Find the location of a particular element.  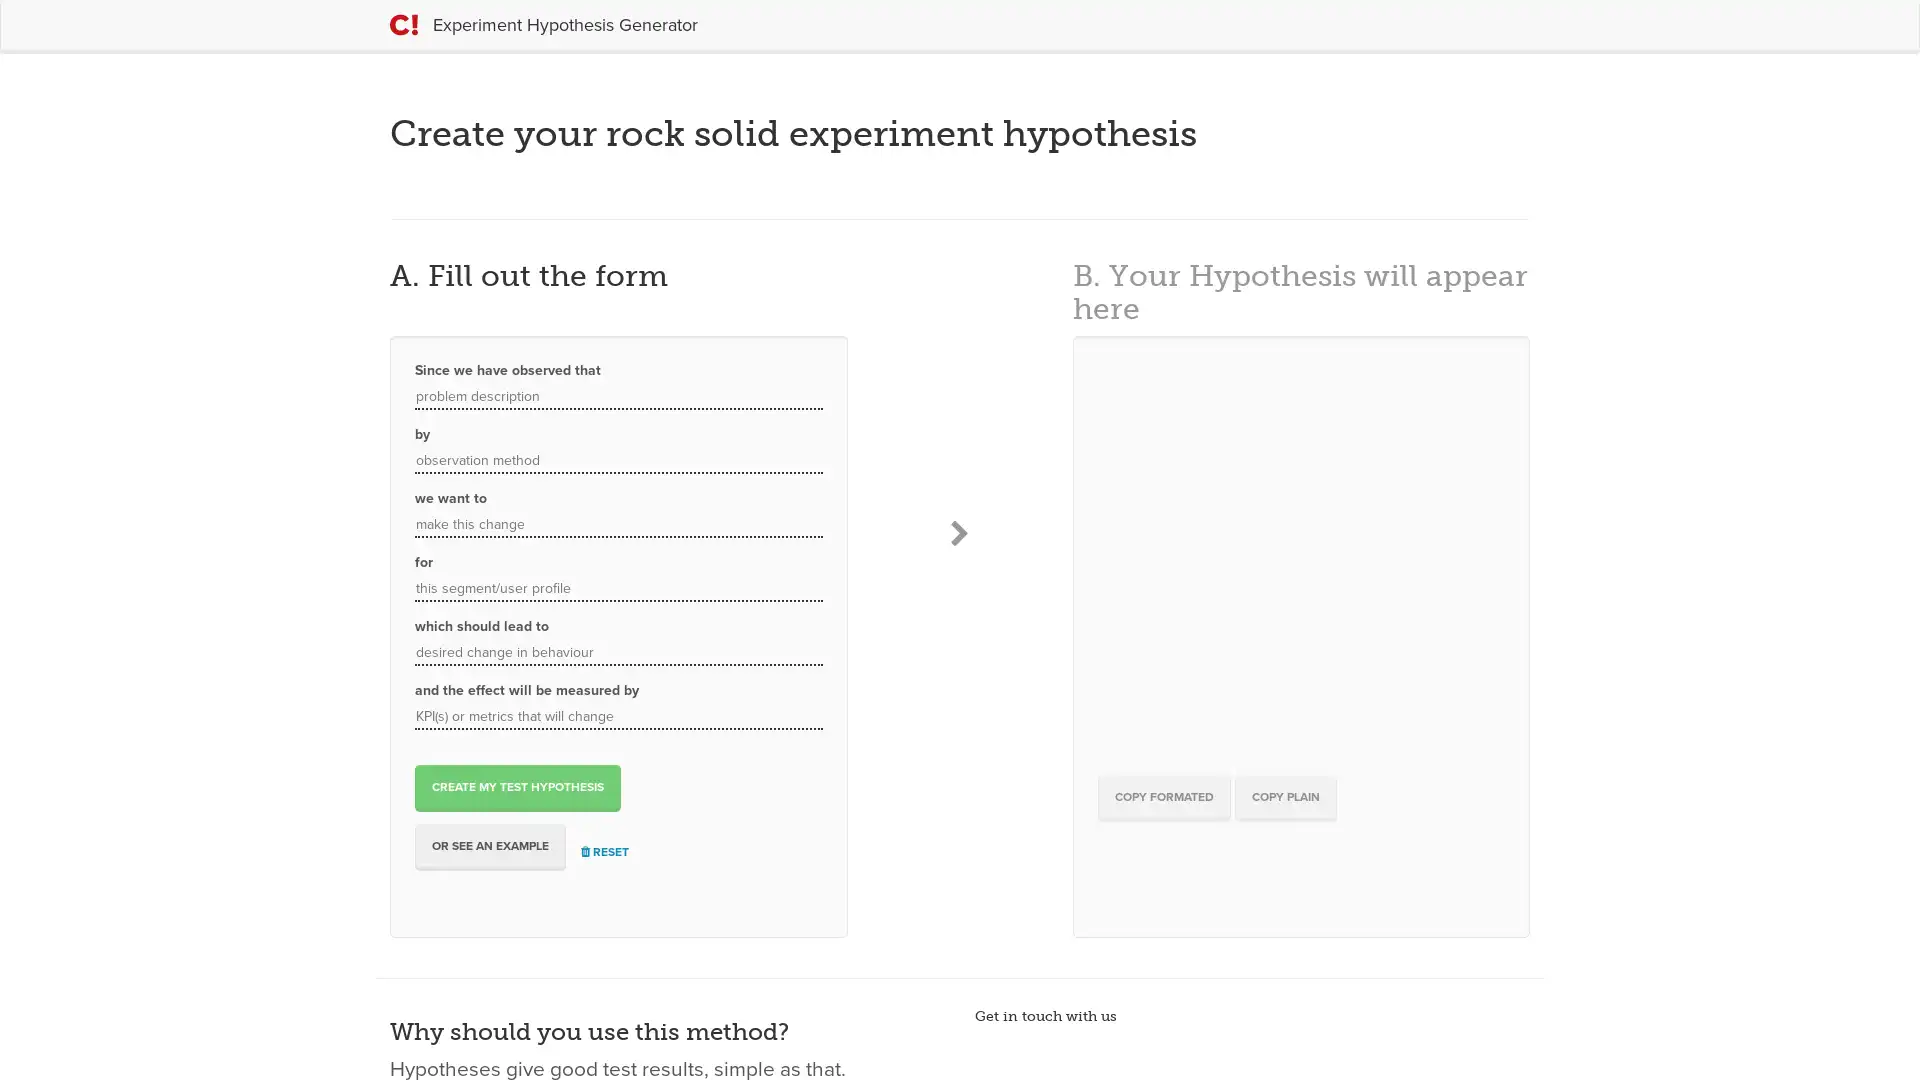

RESET is located at coordinates (603, 852).